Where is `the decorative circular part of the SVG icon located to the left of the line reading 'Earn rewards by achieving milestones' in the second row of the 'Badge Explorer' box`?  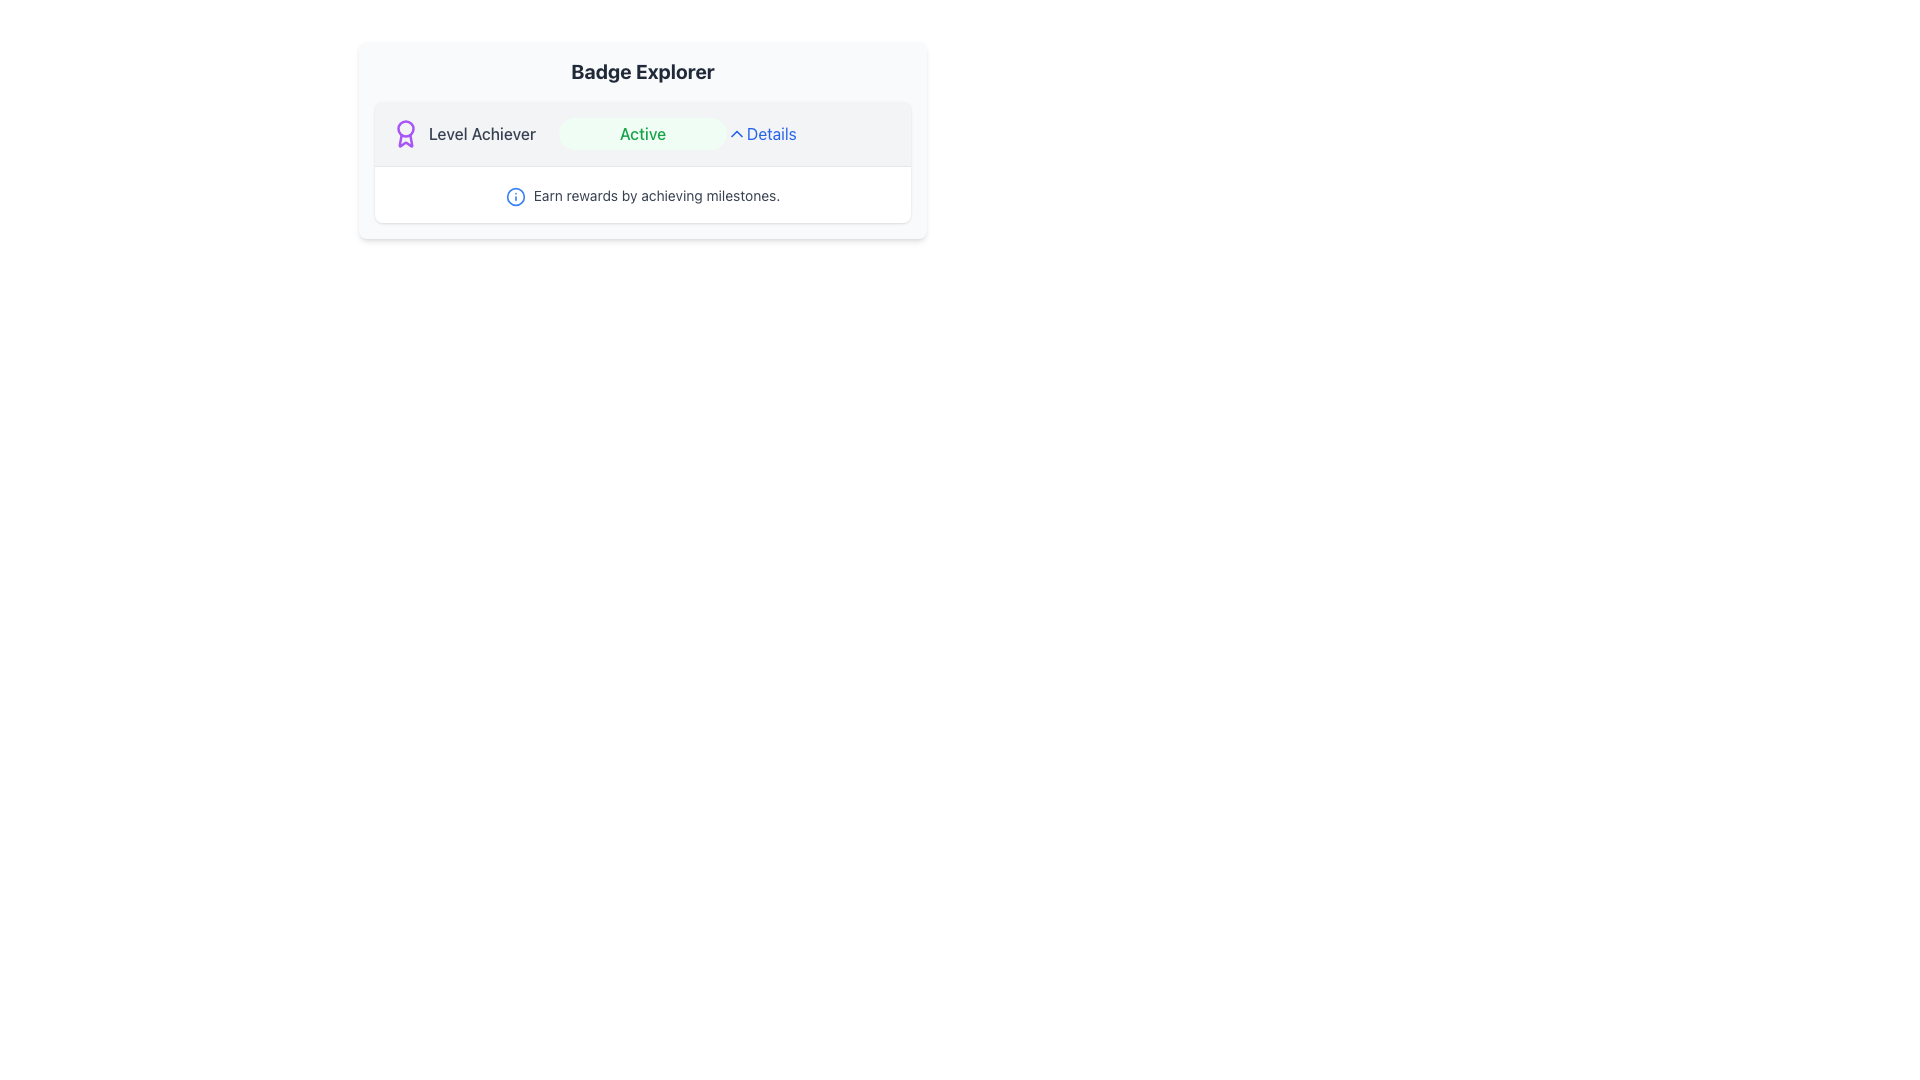 the decorative circular part of the SVG icon located to the left of the line reading 'Earn rewards by achieving milestones' in the second row of the 'Badge Explorer' box is located at coordinates (515, 196).